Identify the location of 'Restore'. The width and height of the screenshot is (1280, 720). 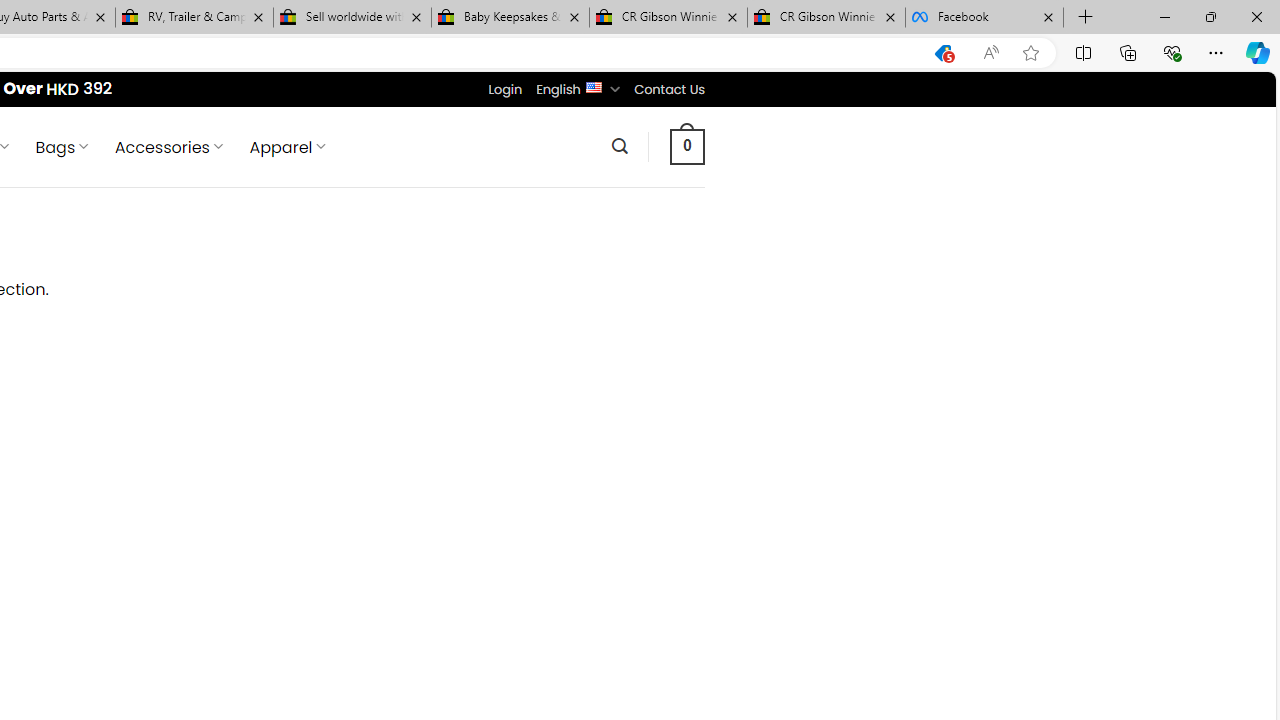
(1209, 16).